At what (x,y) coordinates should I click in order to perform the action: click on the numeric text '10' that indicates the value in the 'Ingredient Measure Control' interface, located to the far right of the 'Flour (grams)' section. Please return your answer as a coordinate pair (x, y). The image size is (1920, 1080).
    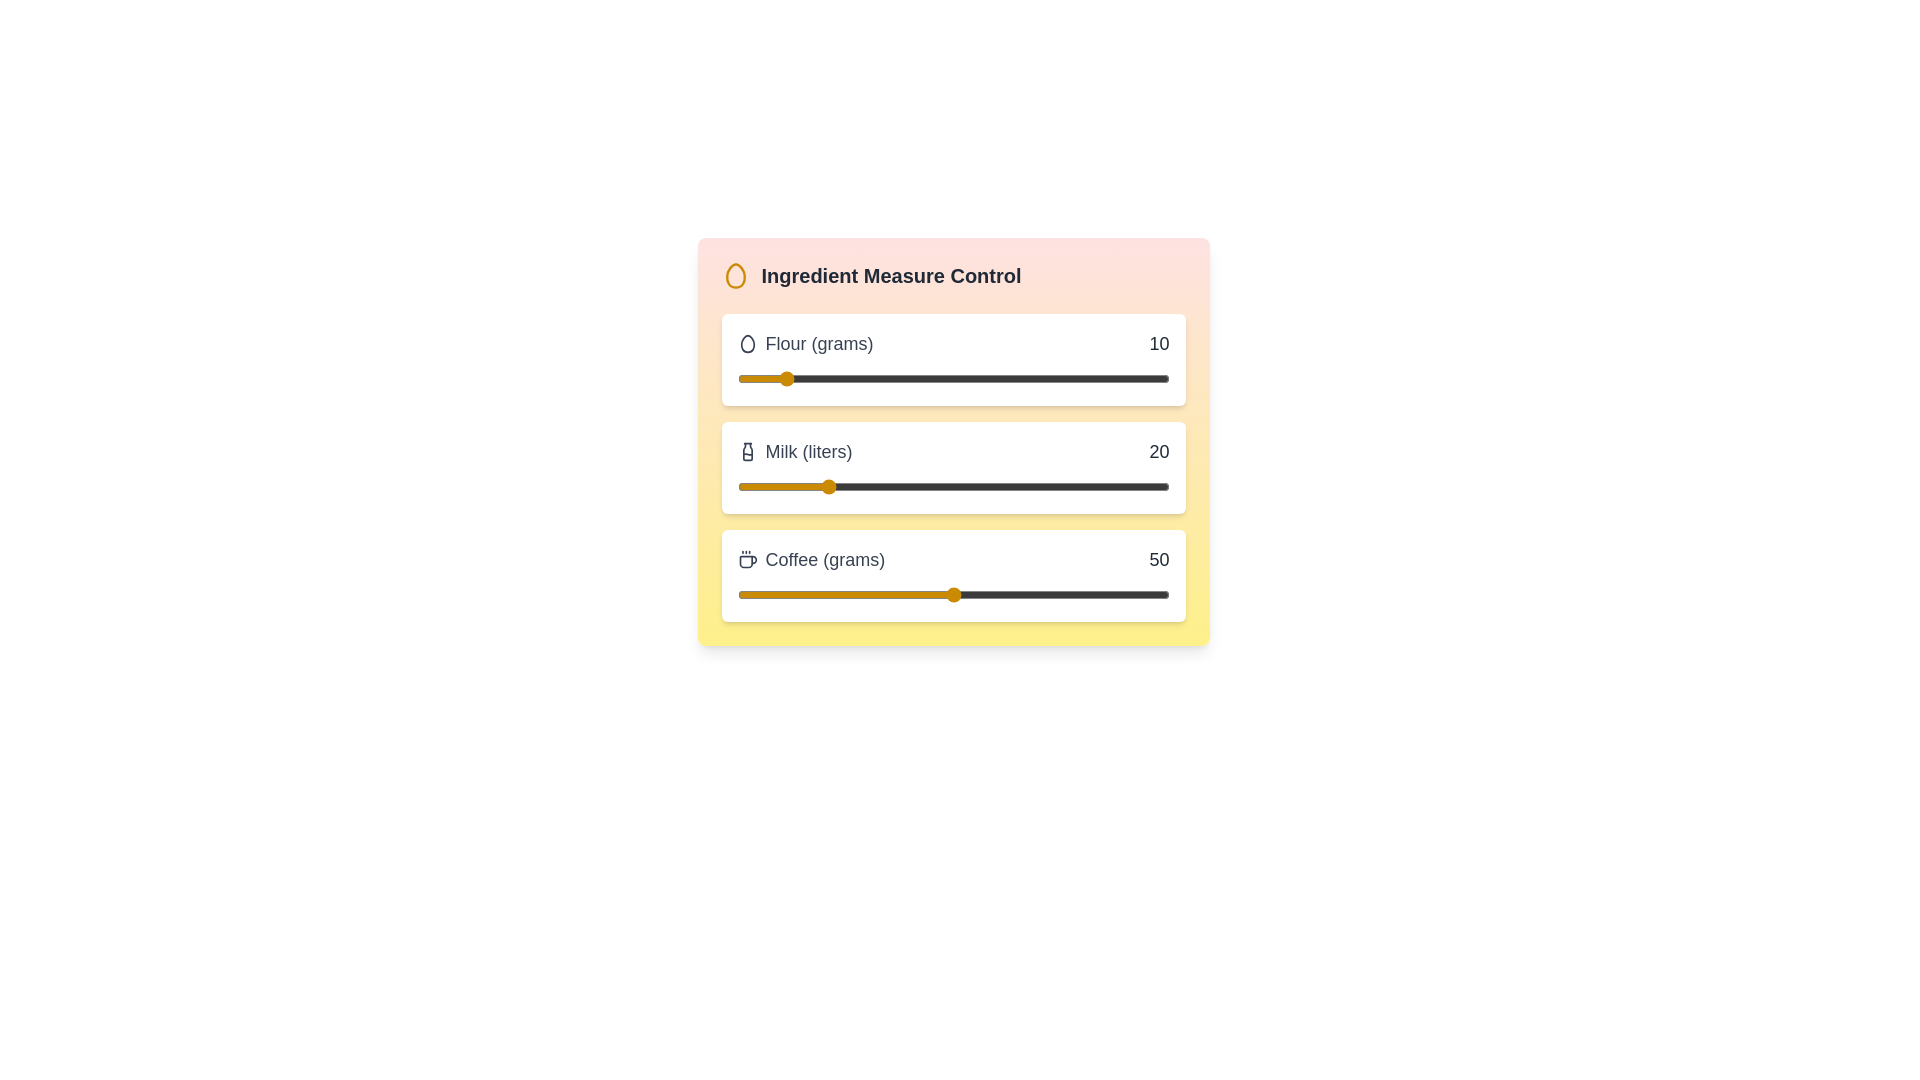
    Looking at the image, I should click on (1159, 342).